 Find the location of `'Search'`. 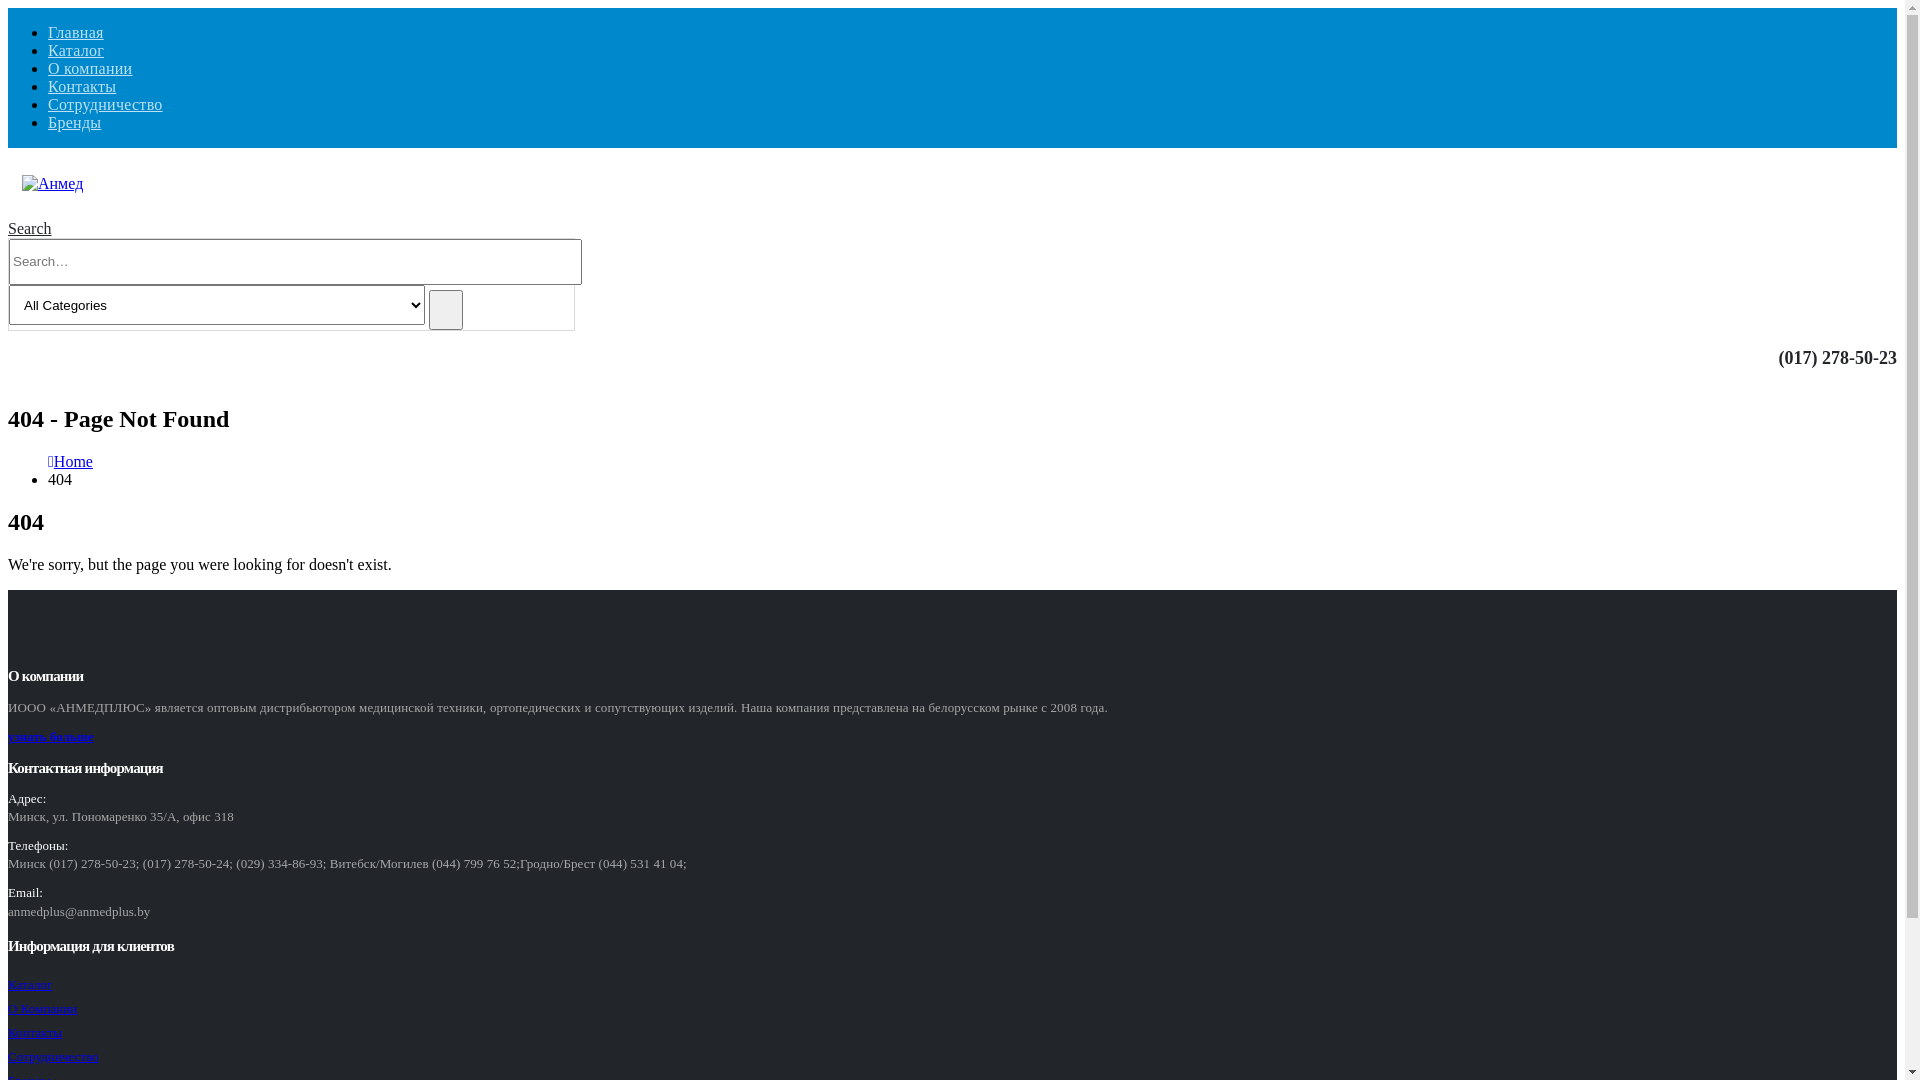

'Search' is located at coordinates (29, 227).